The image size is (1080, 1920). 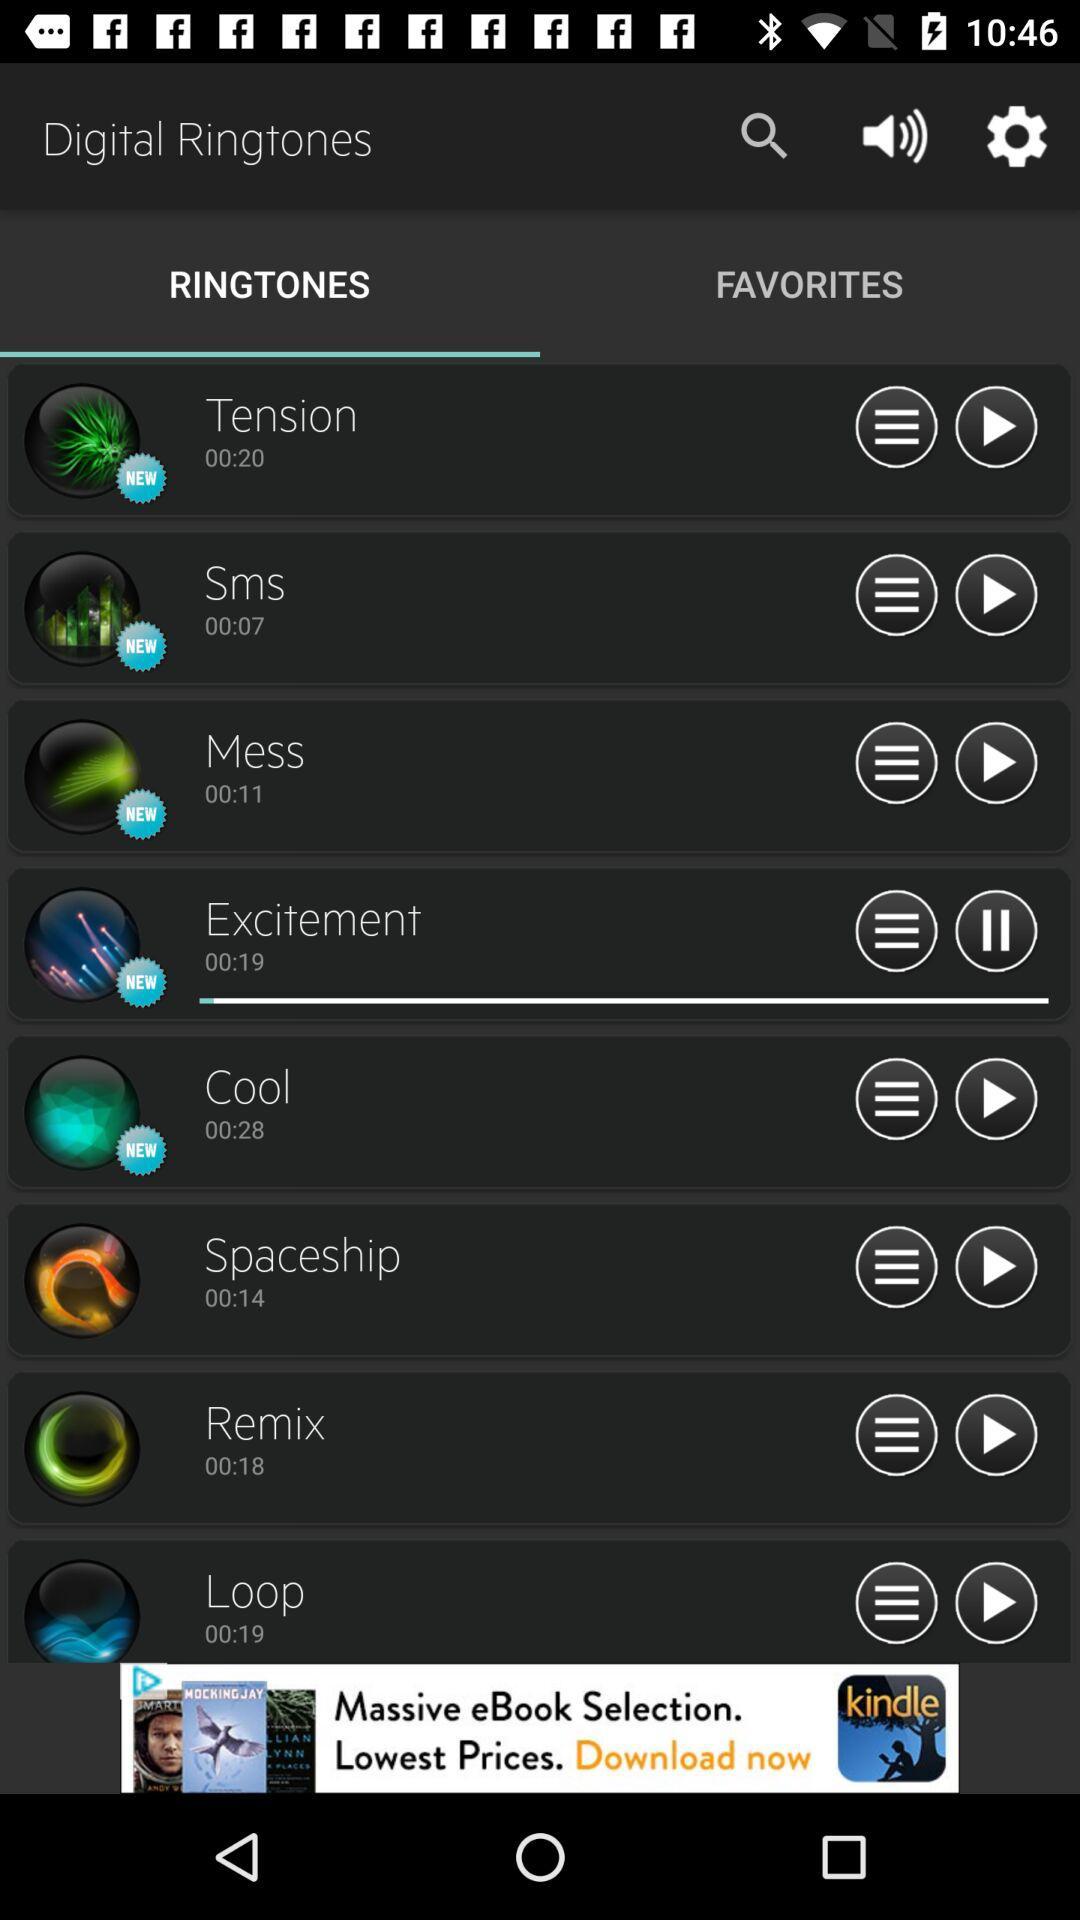 I want to click on menu icon, so click(x=895, y=1604).